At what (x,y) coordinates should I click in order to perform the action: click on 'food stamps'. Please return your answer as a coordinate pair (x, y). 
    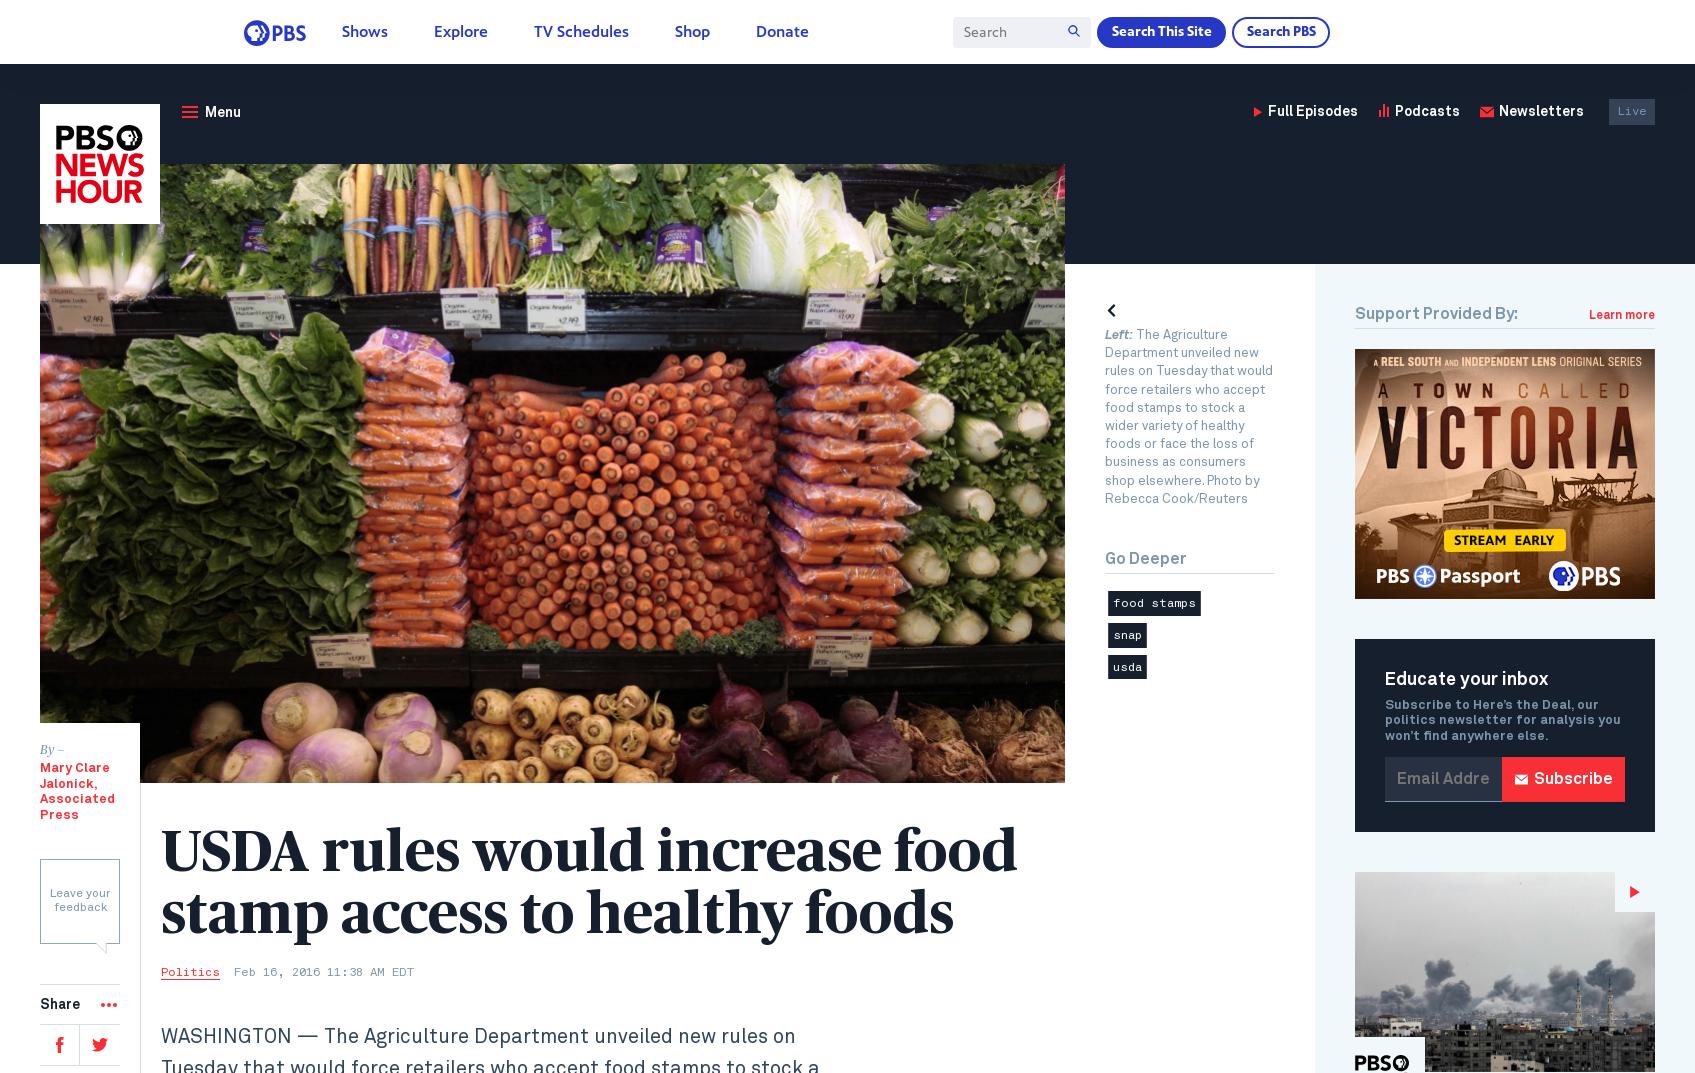
    Looking at the image, I should click on (1111, 602).